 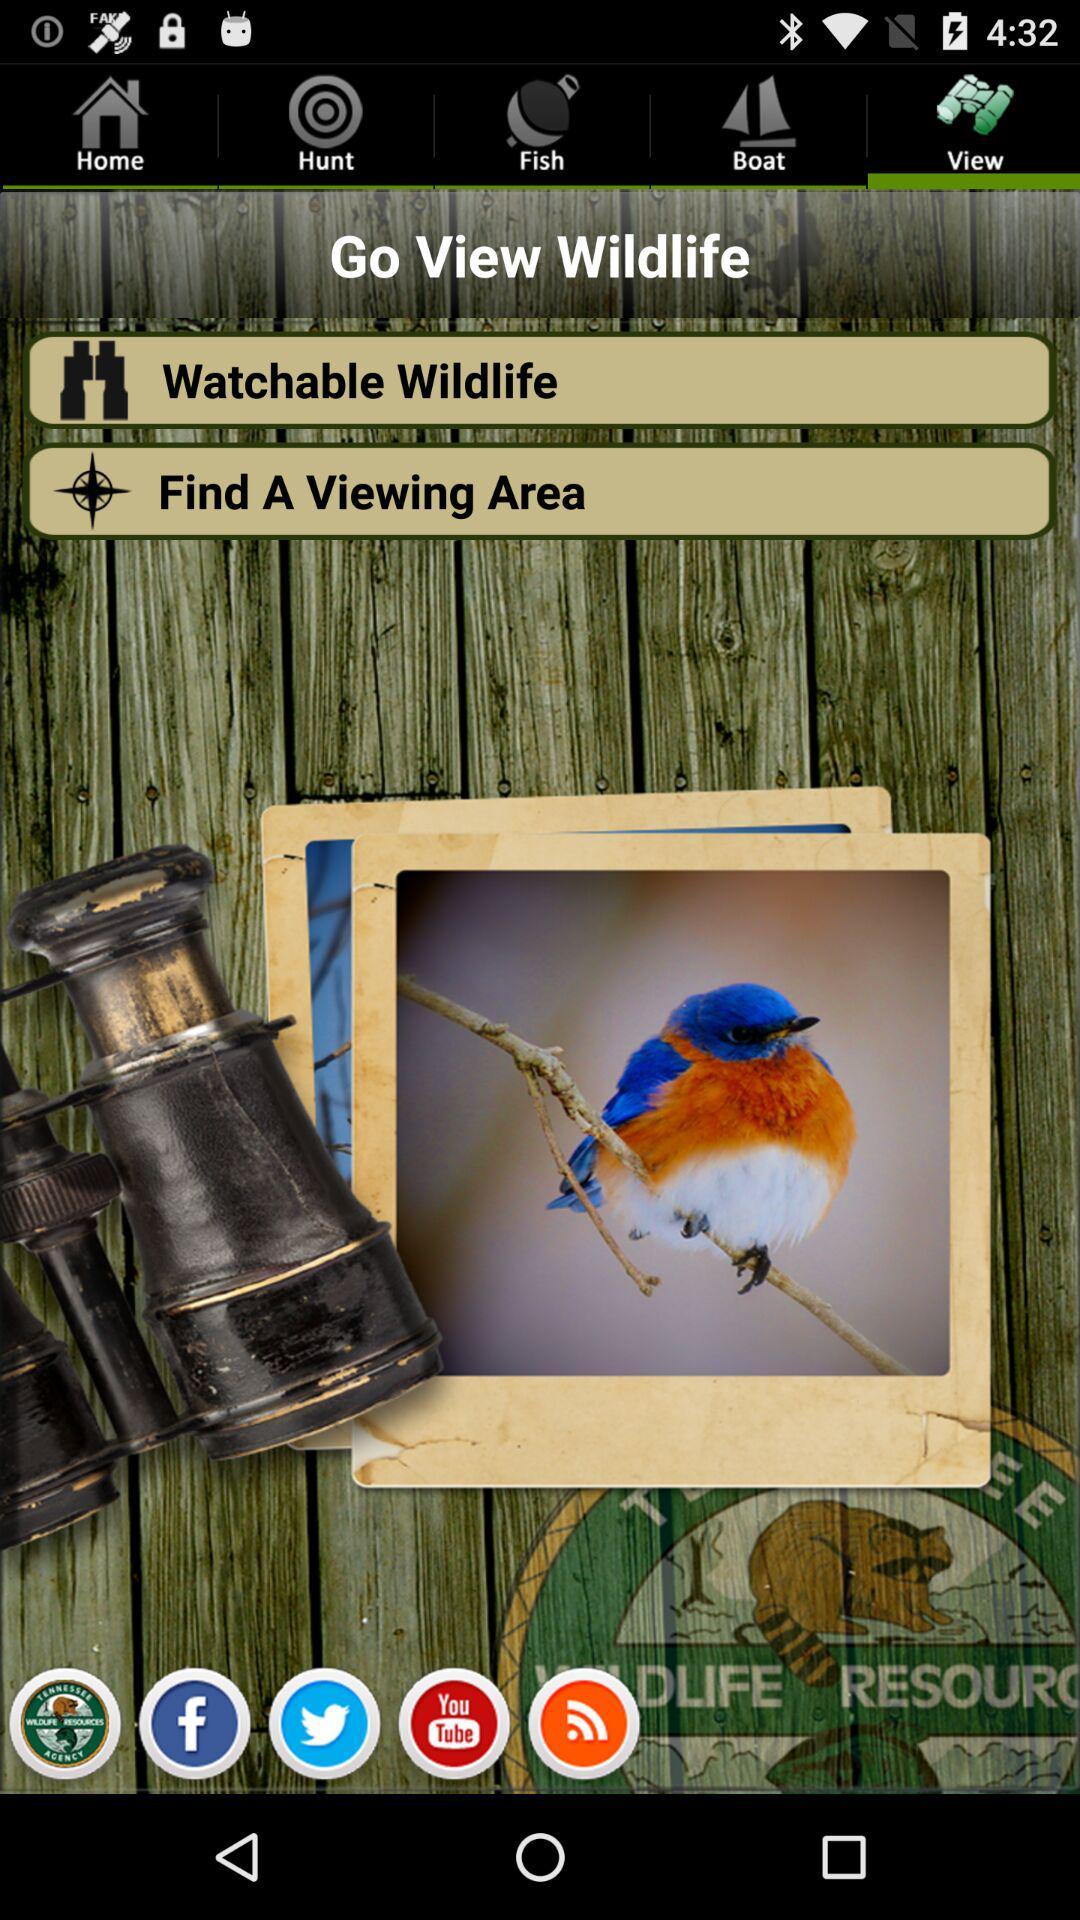 What do you see at coordinates (583, 1728) in the screenshot?
I see `wifi` at bounding box center [583, 1728].